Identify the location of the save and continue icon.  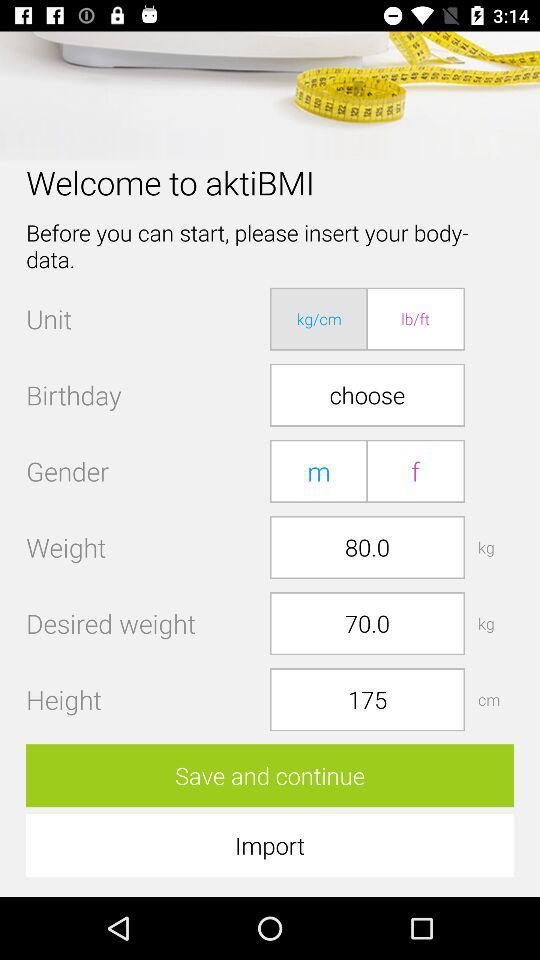
(270, 774).